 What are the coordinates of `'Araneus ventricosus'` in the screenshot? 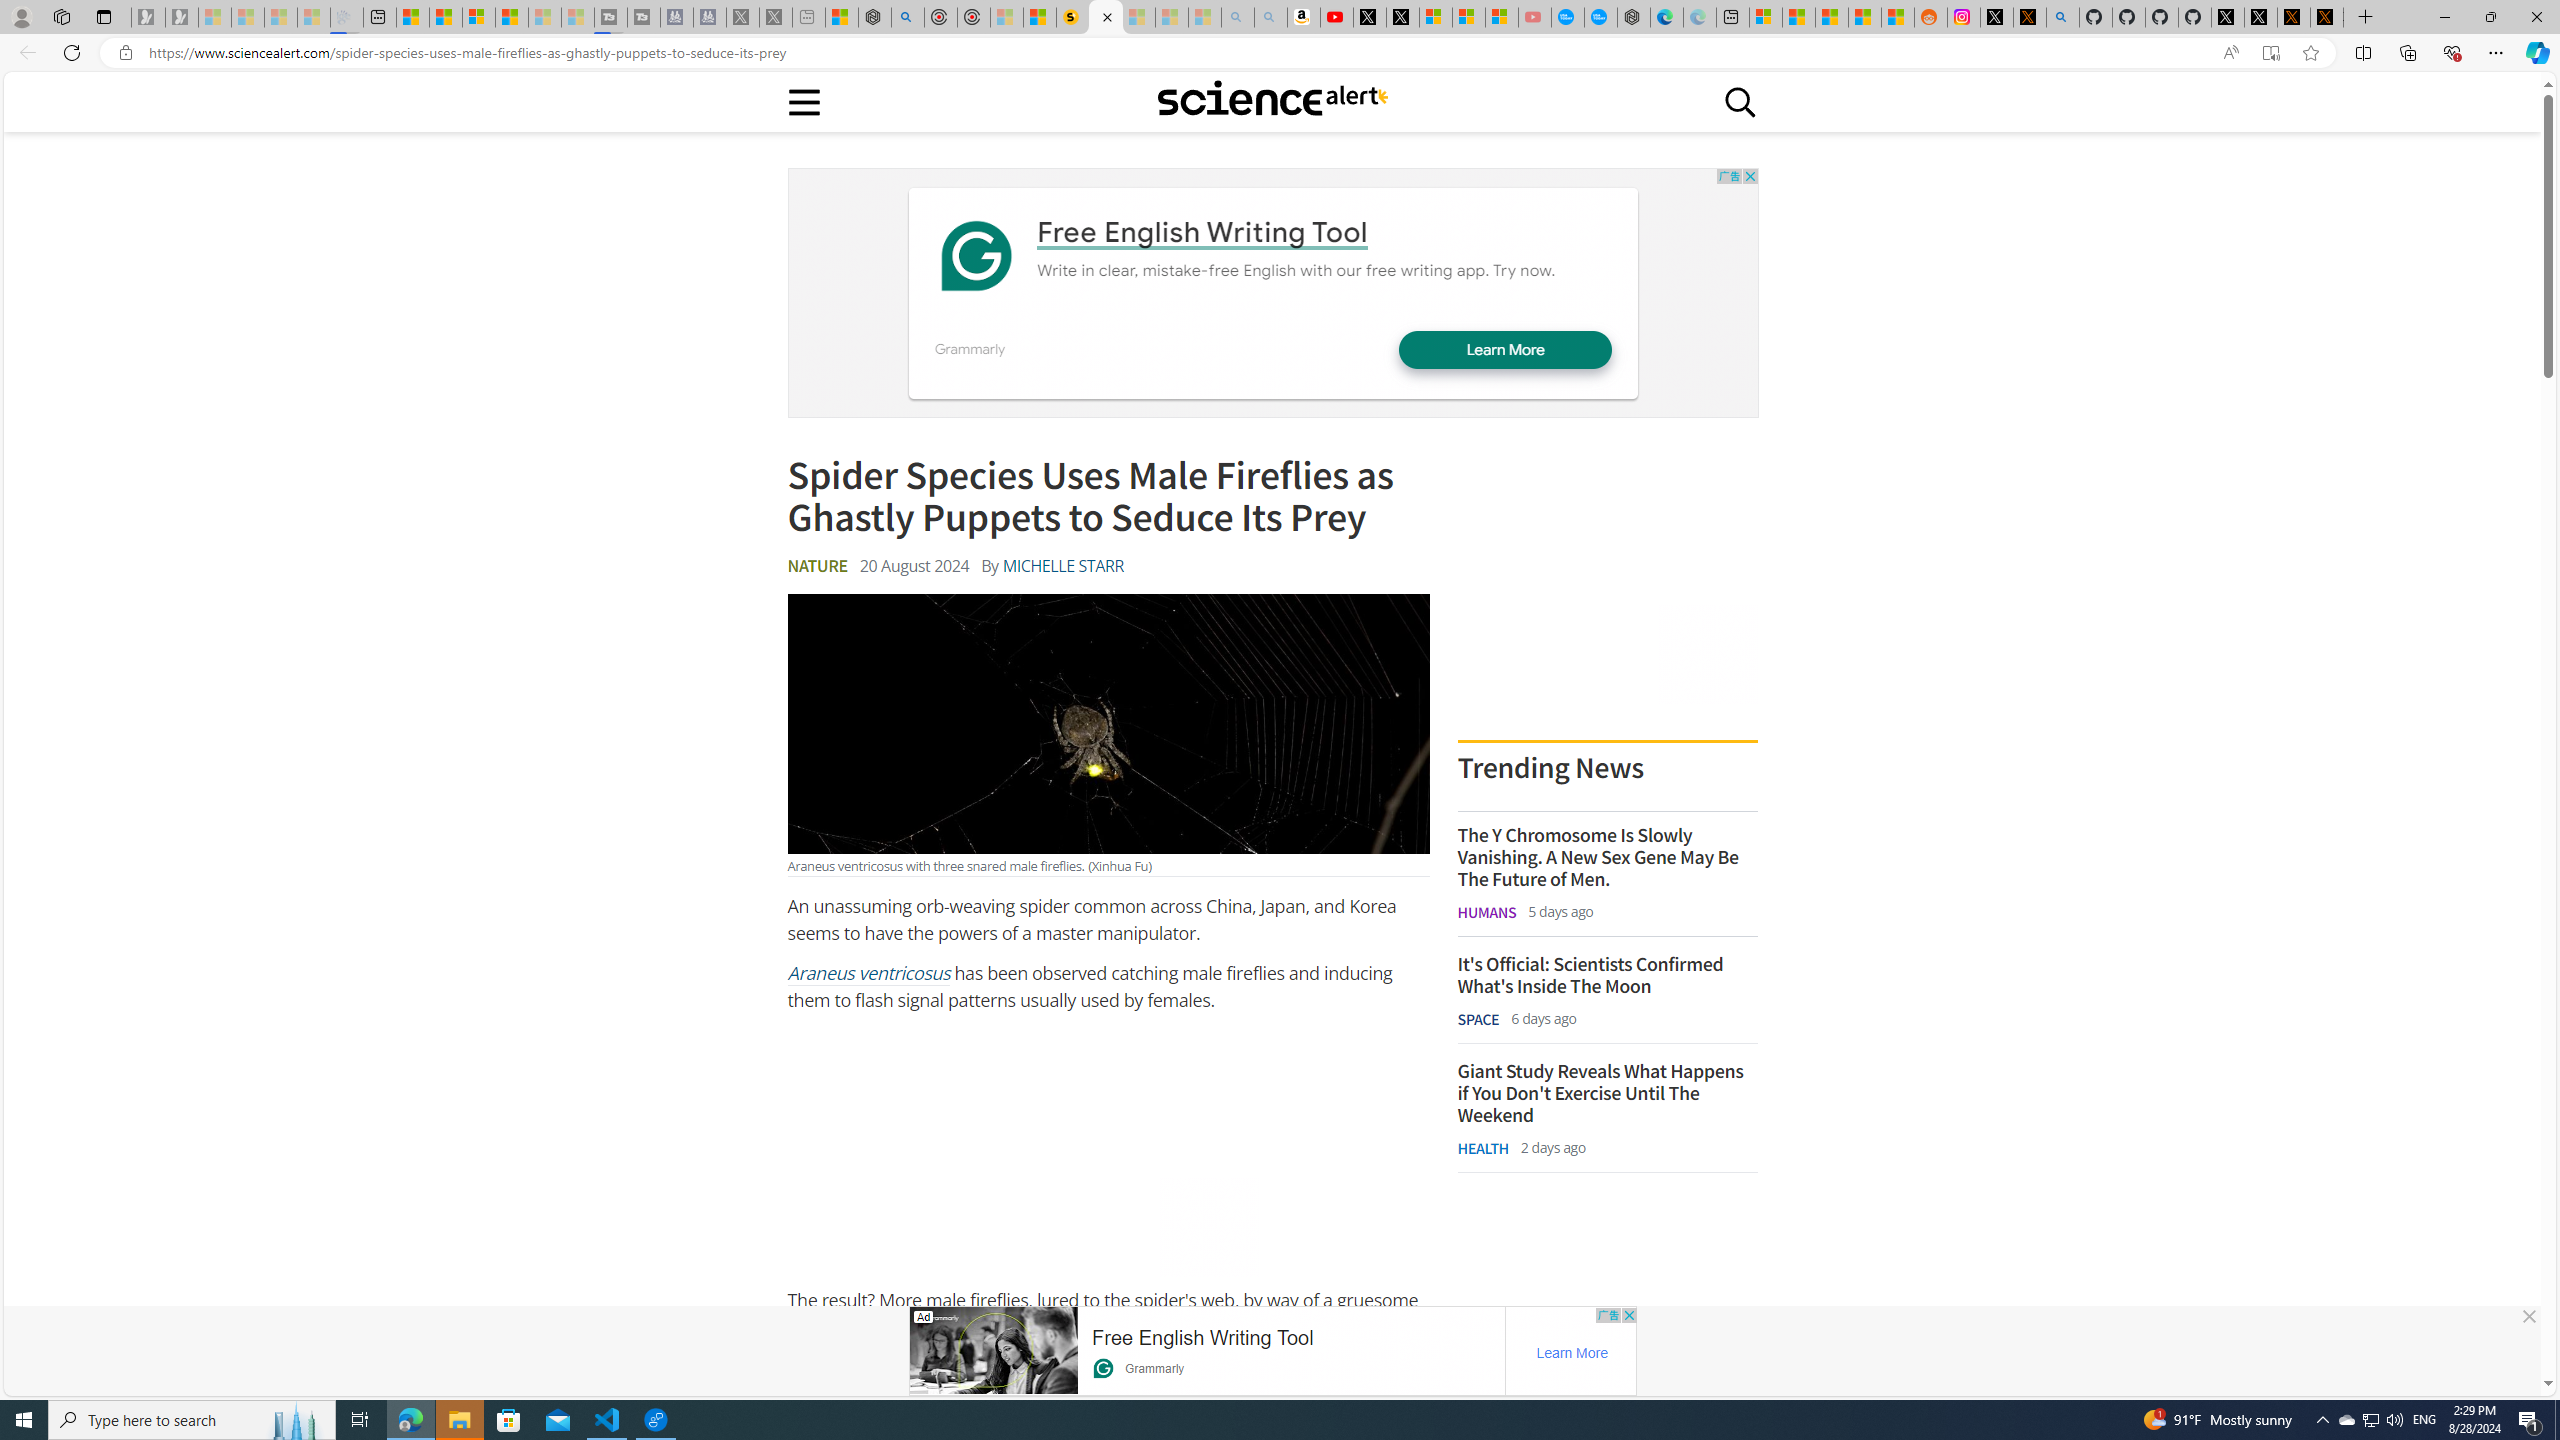 It's located at (867, 972).